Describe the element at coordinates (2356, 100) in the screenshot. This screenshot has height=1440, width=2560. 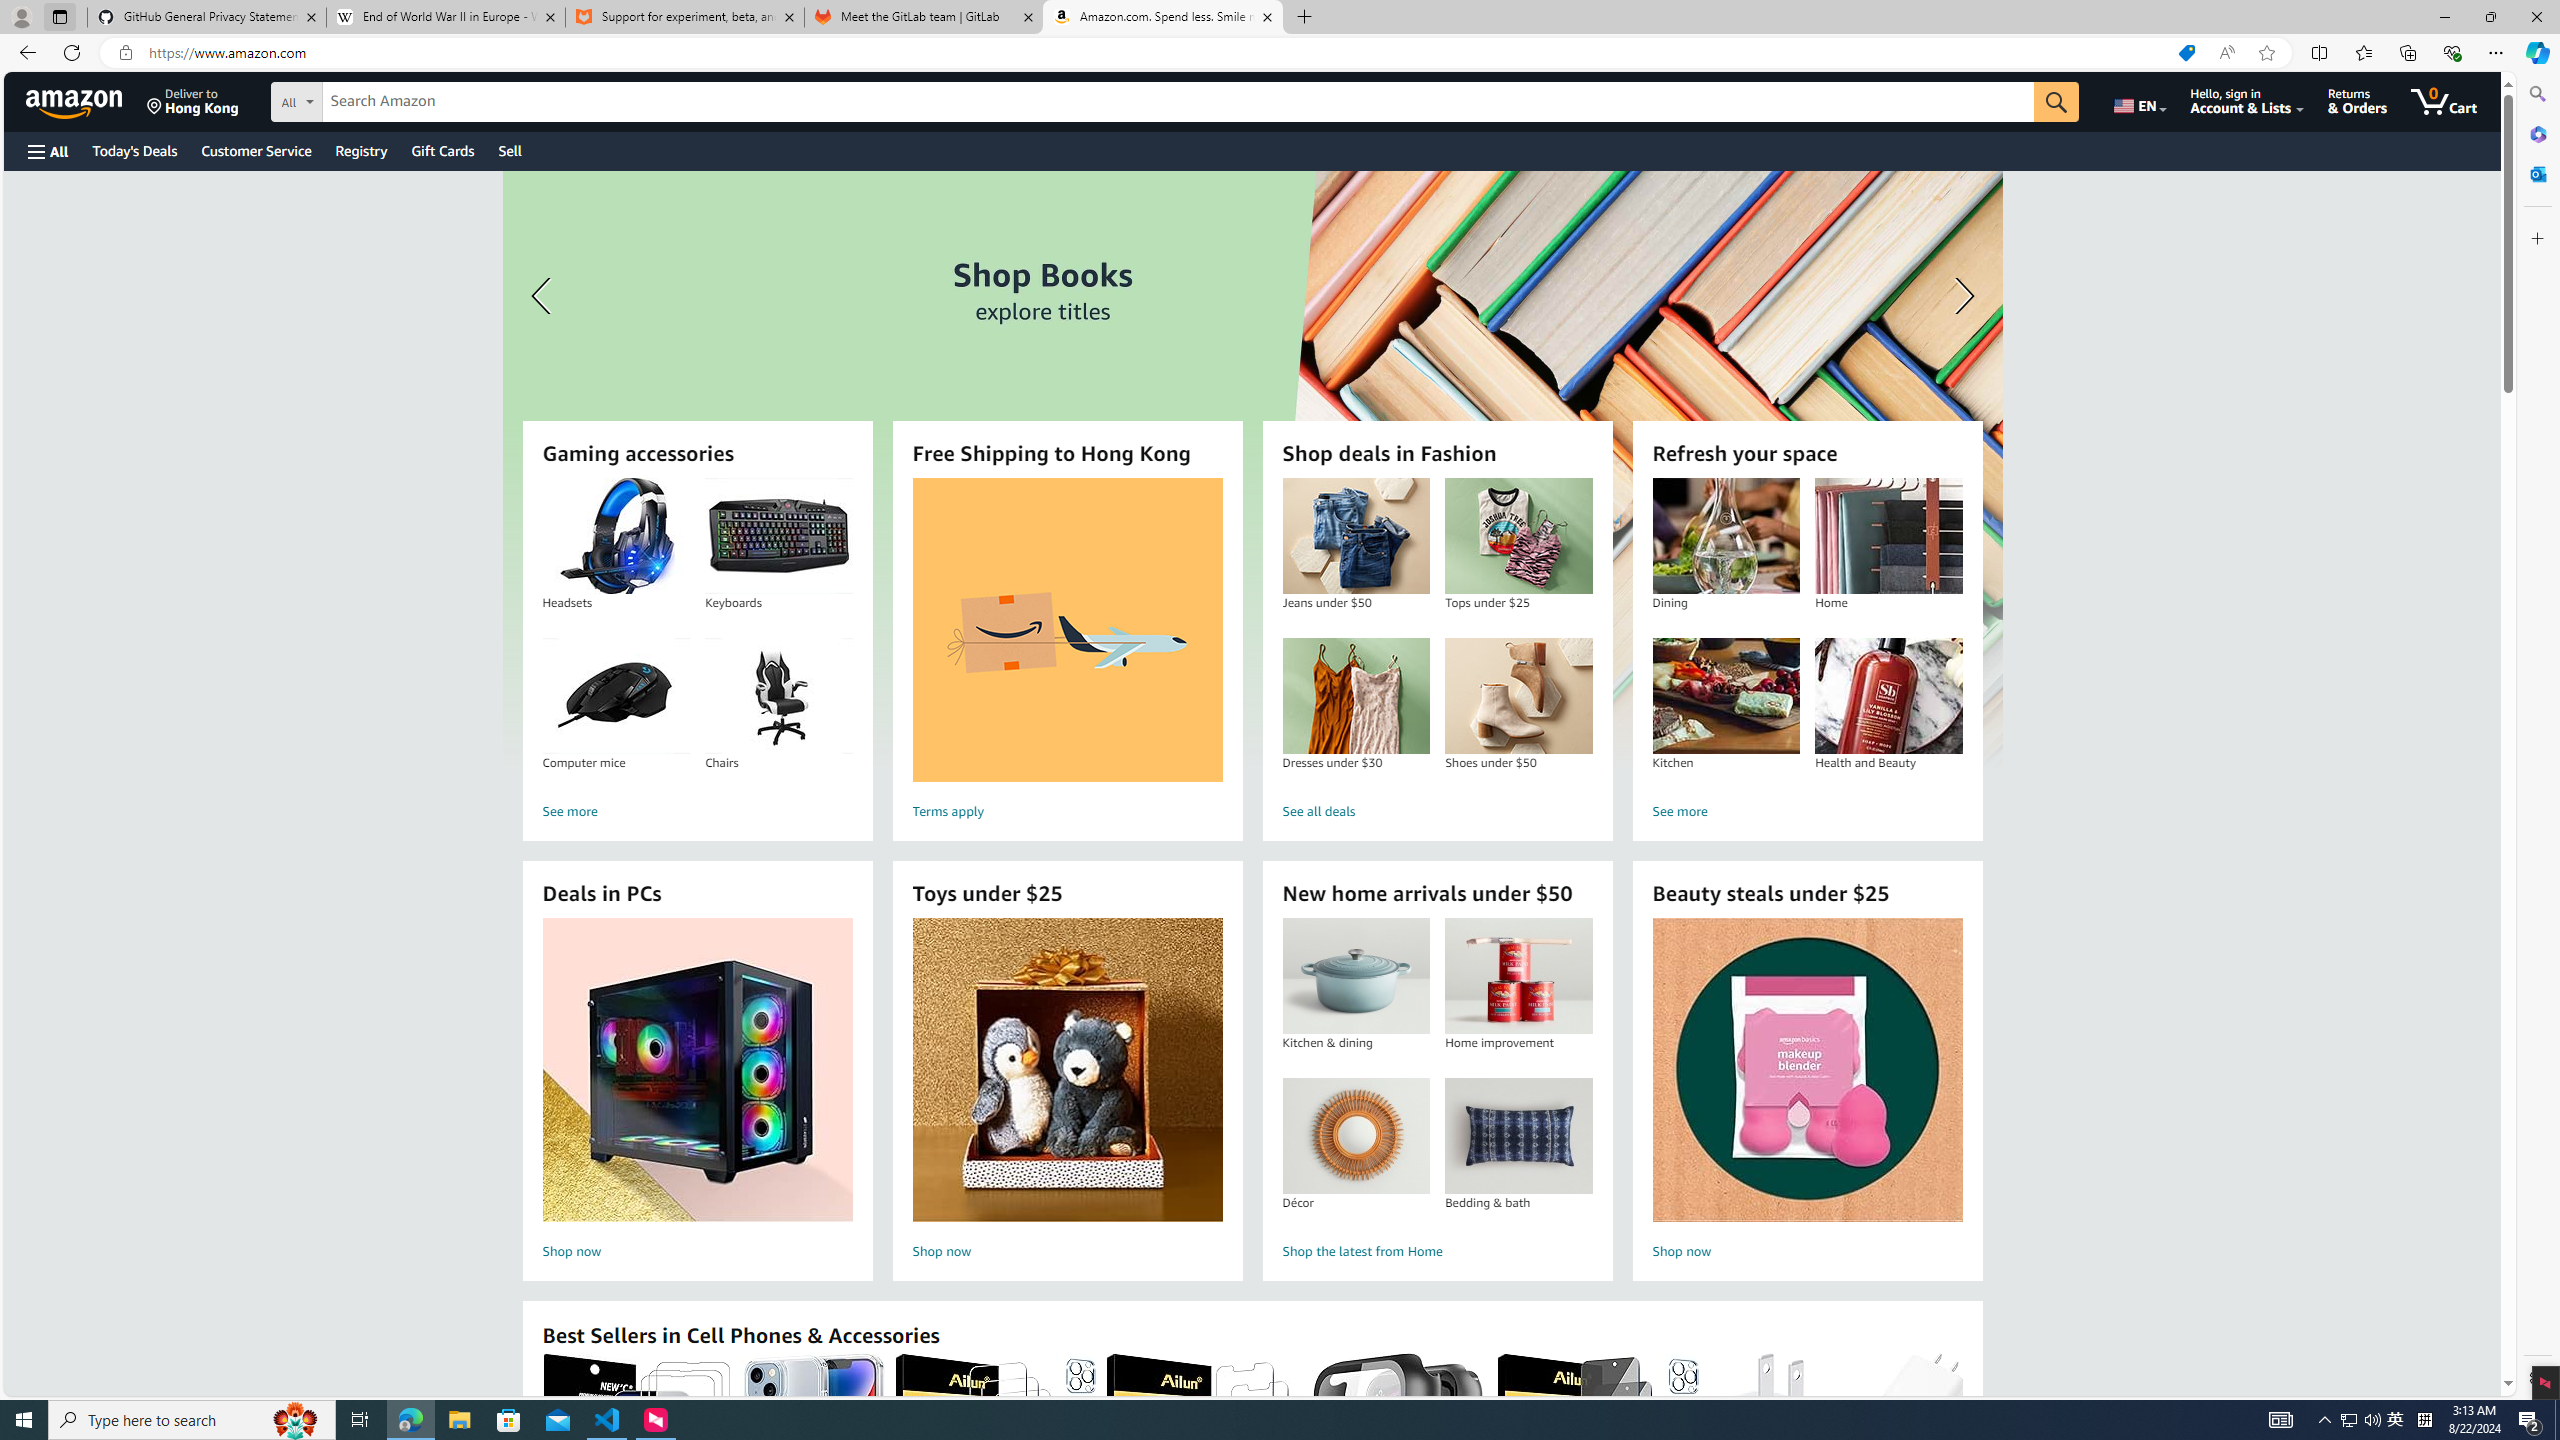
I see `'Returns & Orders'` at that location.